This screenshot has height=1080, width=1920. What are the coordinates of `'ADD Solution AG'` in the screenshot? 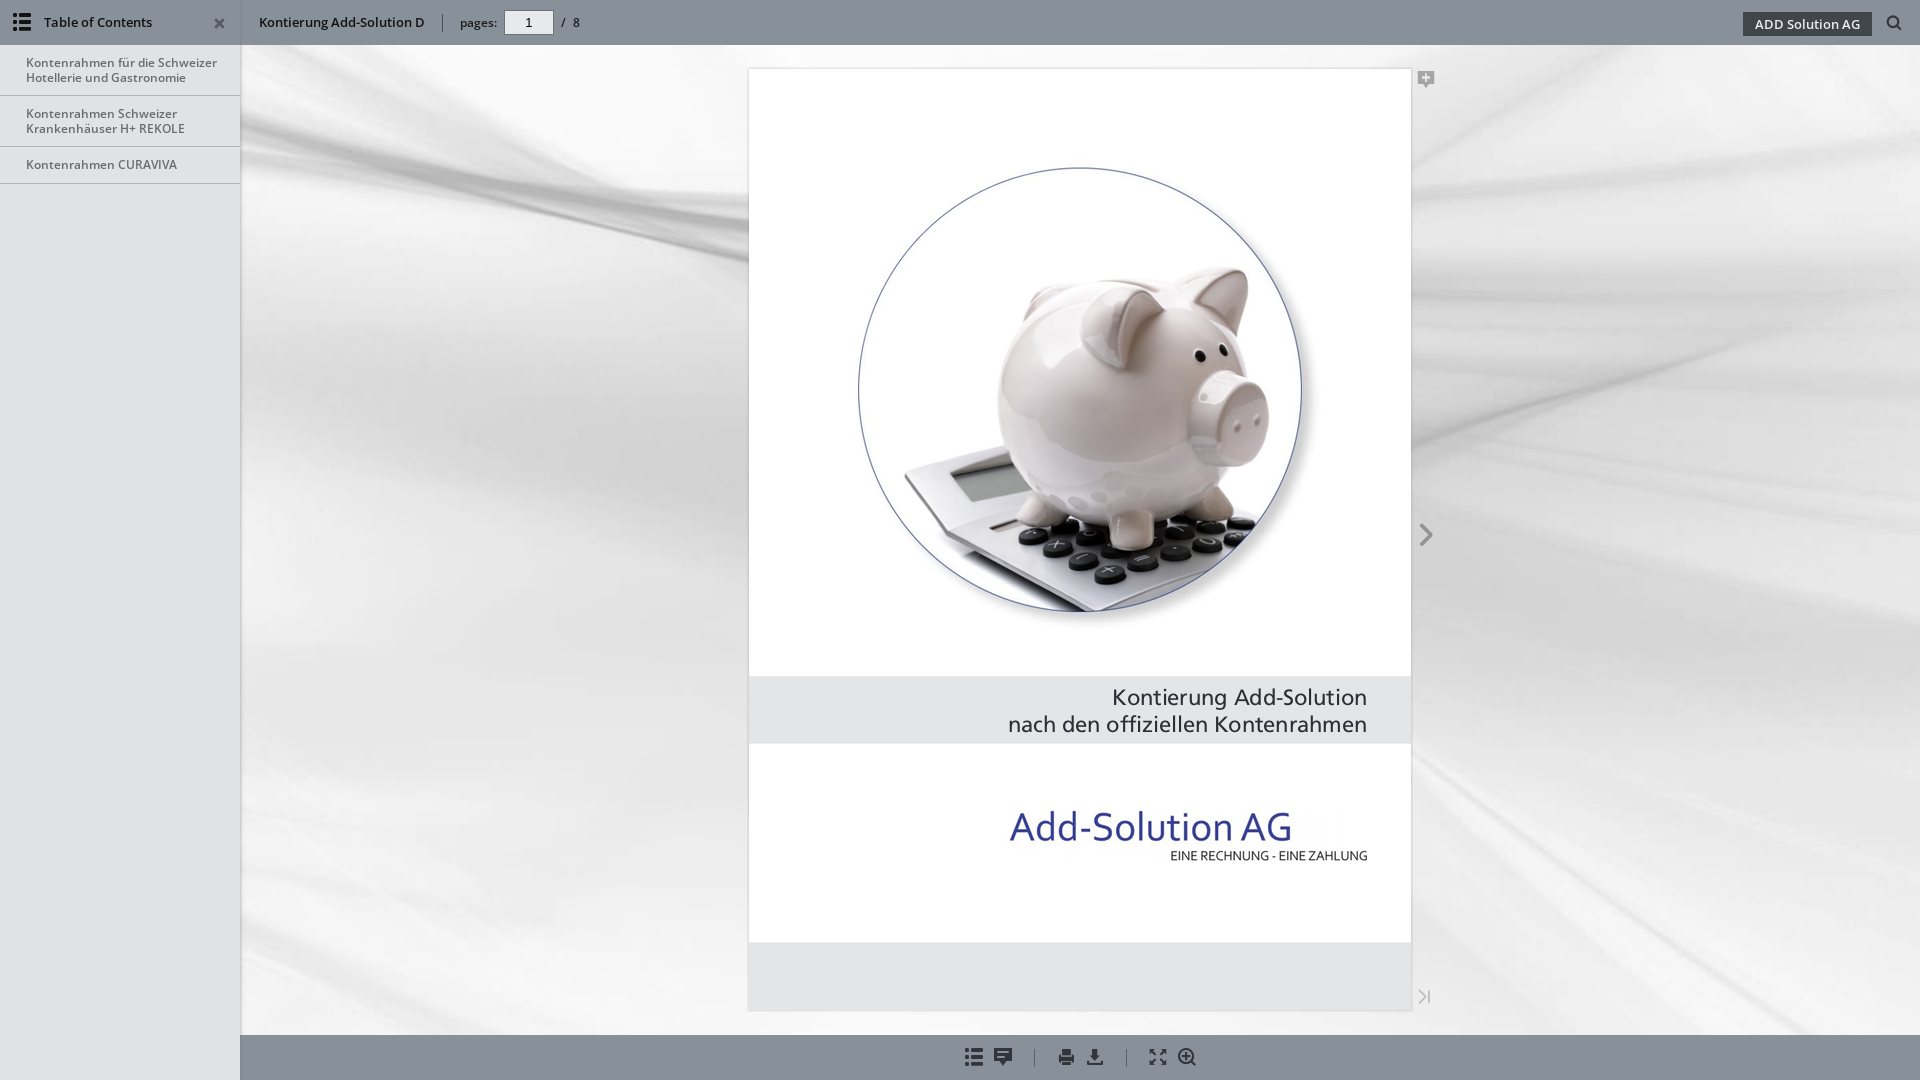 It's located at (1807, 23).